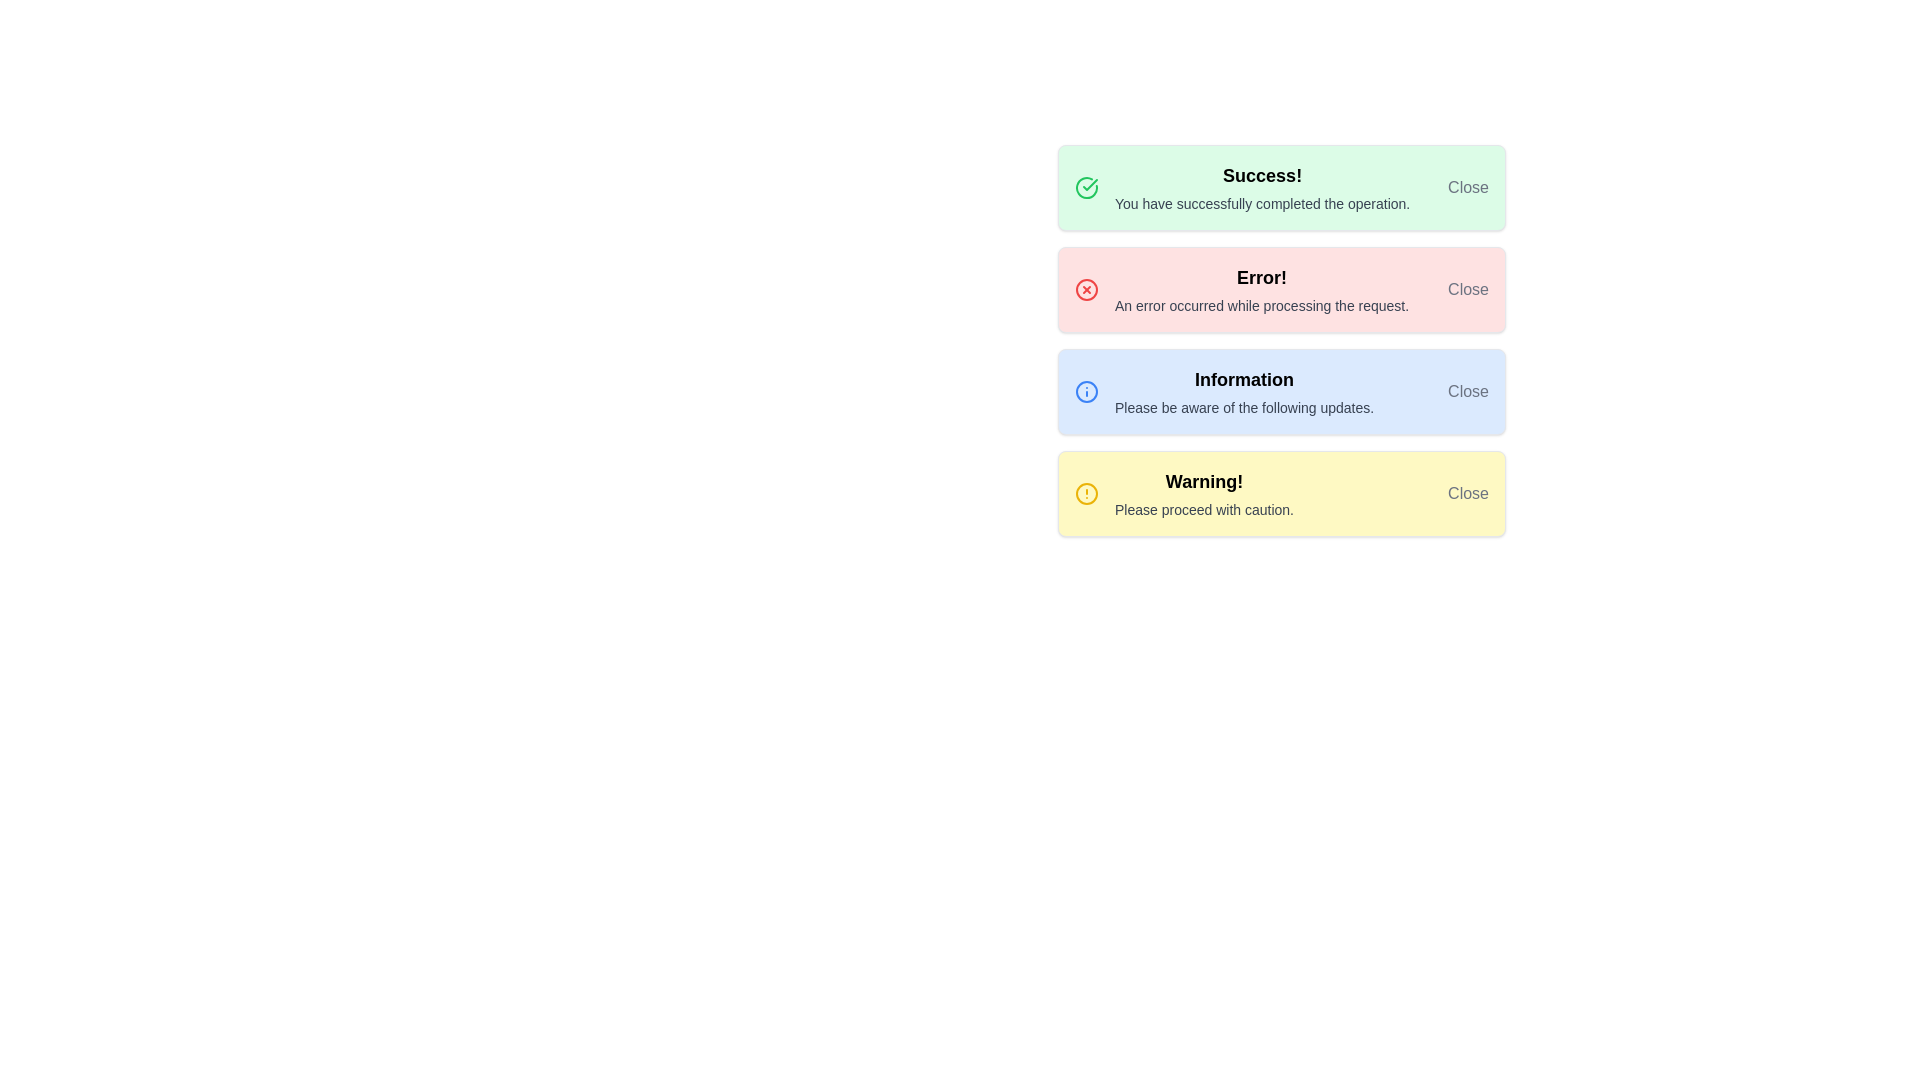  I want to click on the prominently styled text label reading 'Information', which is bold and large, located at the top of the blue notification card in the third notification section, so click(1243, 380).